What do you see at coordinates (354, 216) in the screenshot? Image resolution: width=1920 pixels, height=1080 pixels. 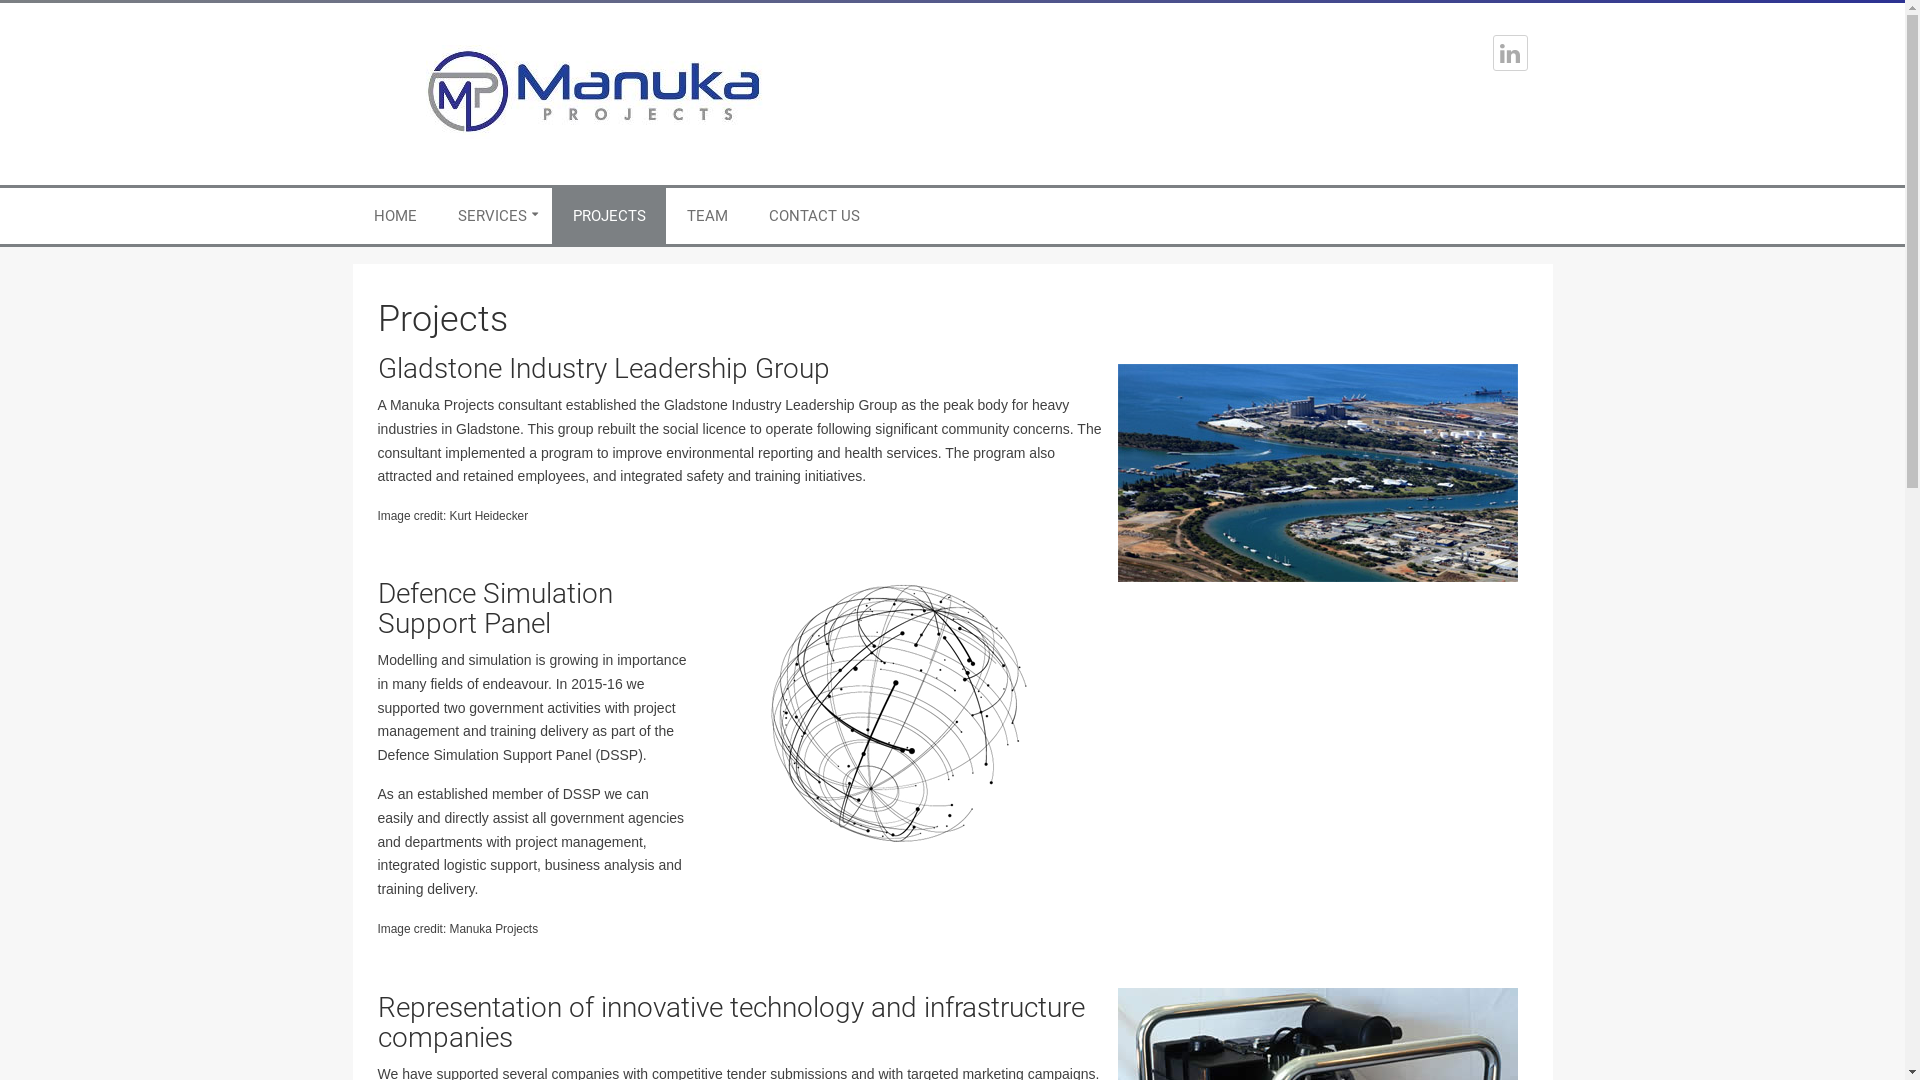 I see `'HOME'` at bounding box center [354, 216].